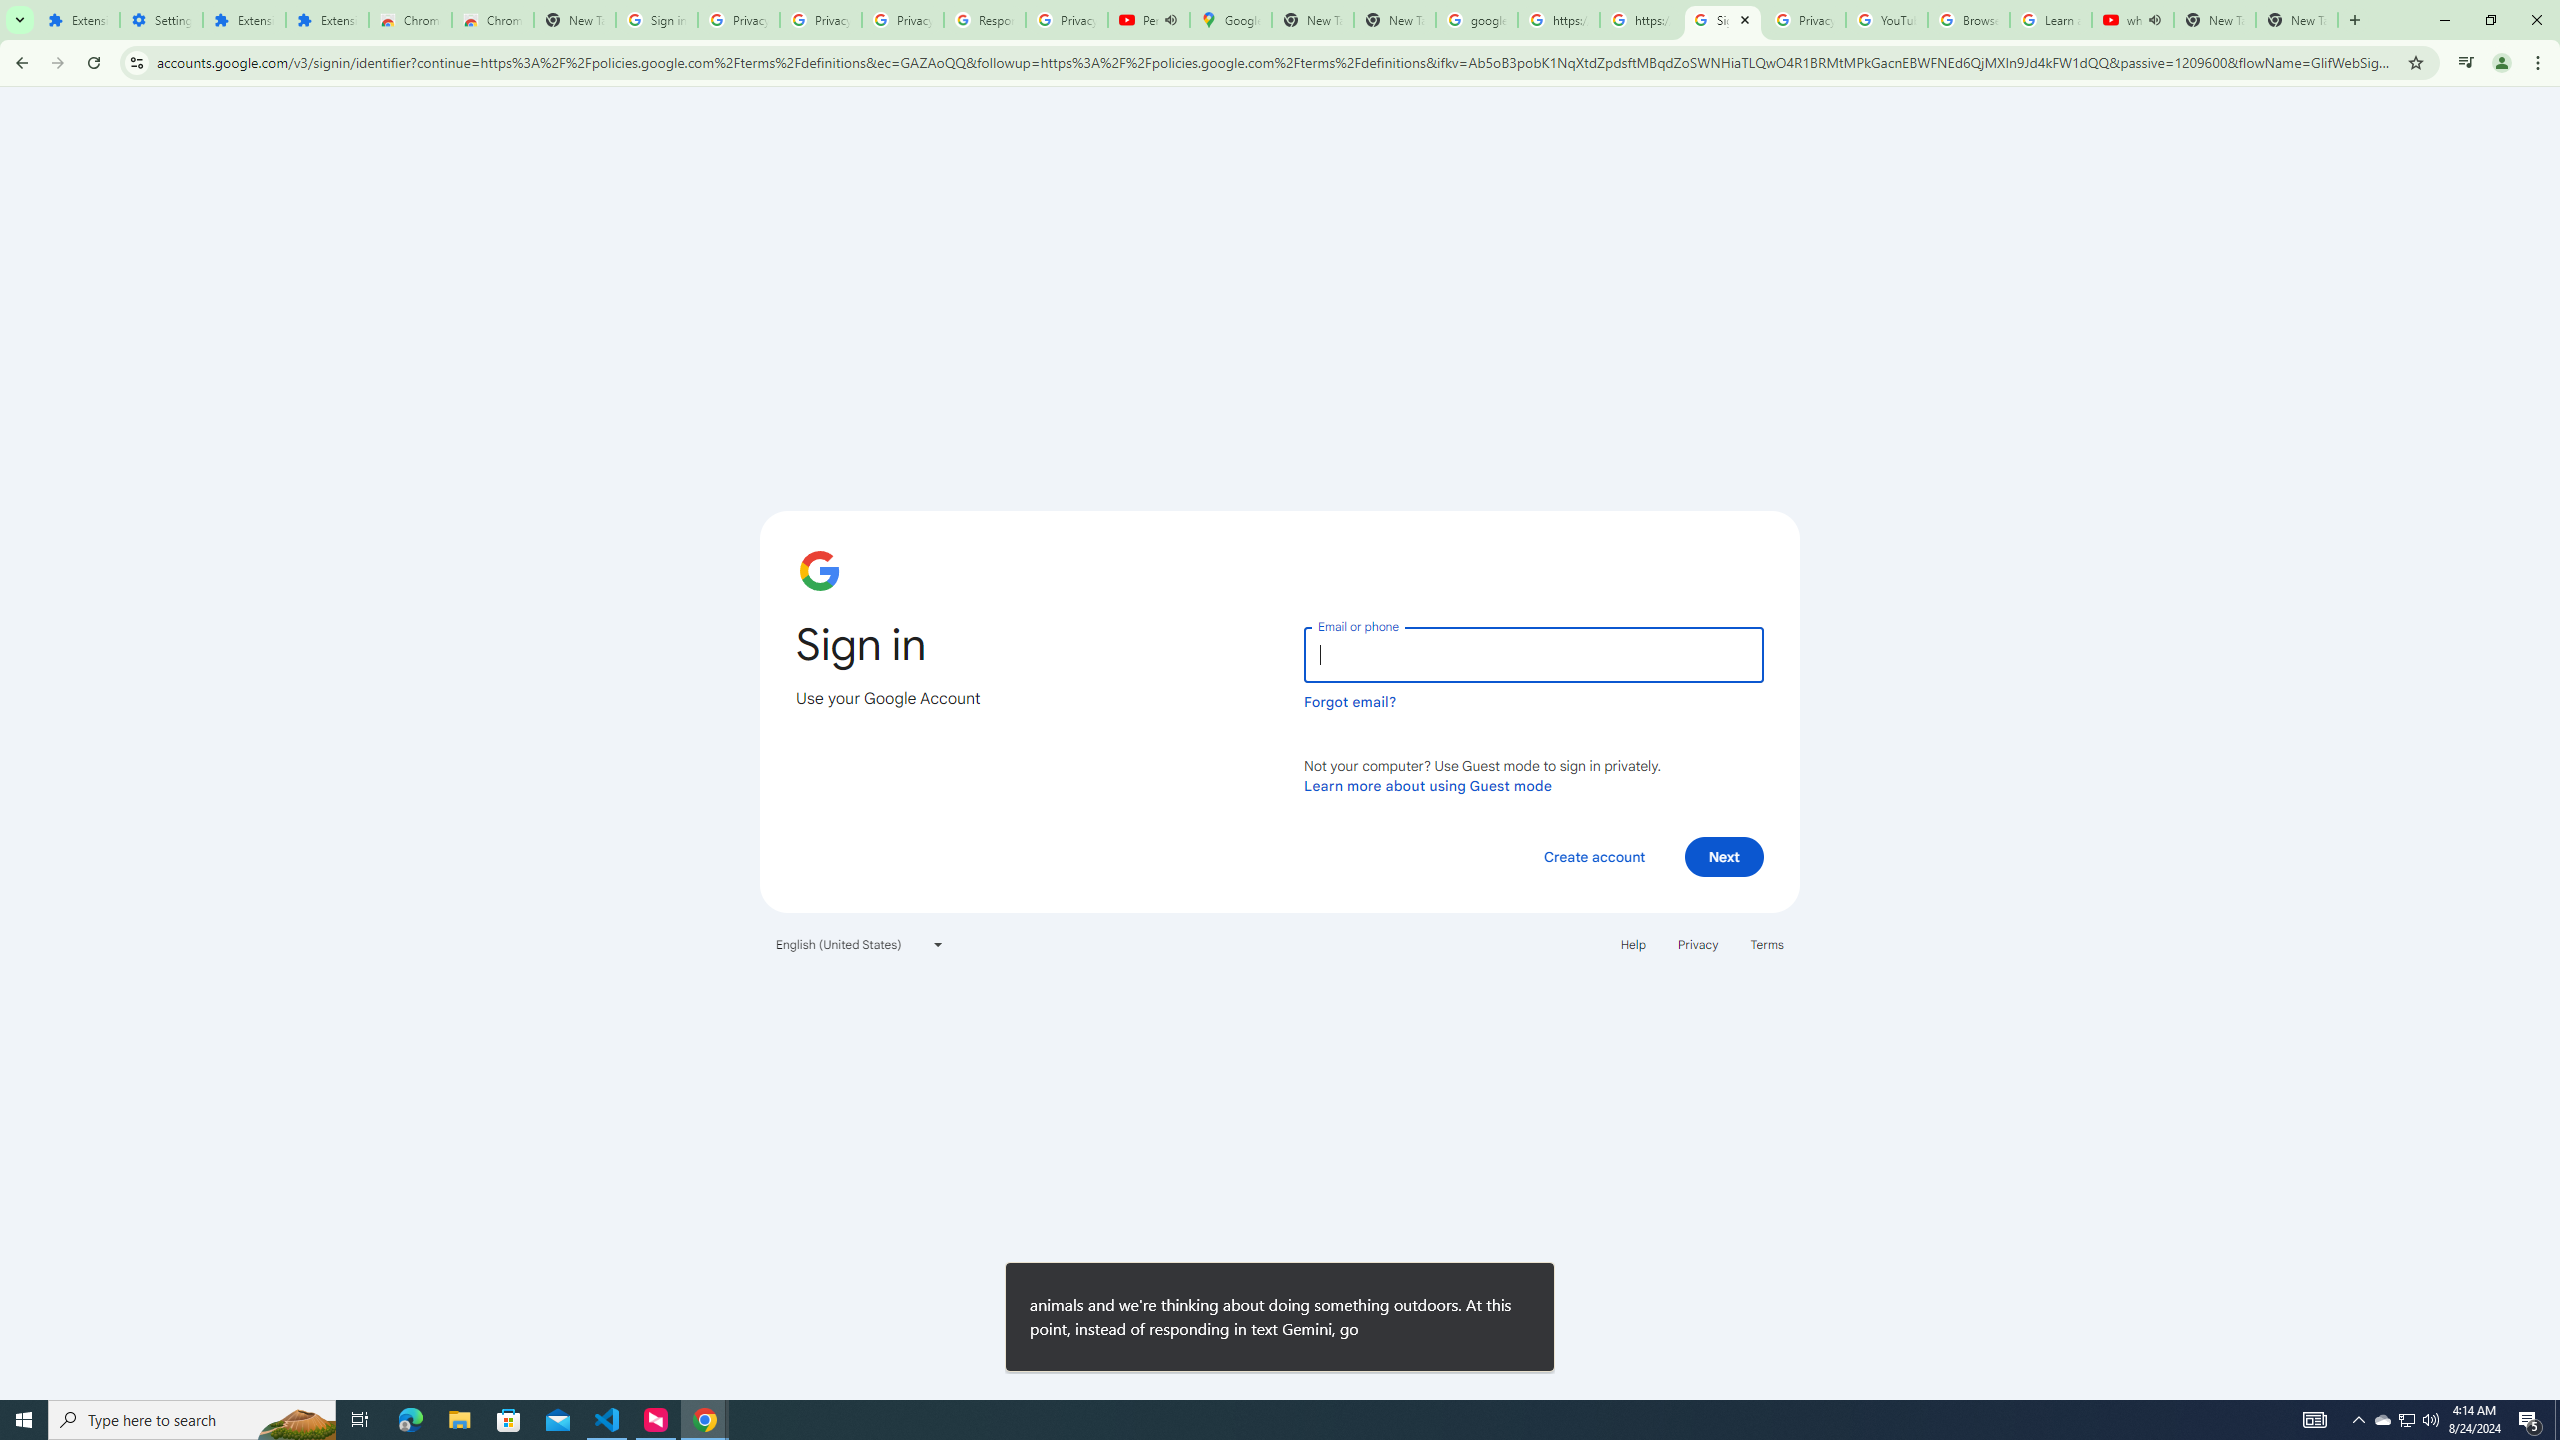 Image resolution: width=2560 pixels, height=1440 pixels. Describe the element at coordinates (1558, 19) in the screenshot. I see `'https://scholar.google.com/'` at that location.